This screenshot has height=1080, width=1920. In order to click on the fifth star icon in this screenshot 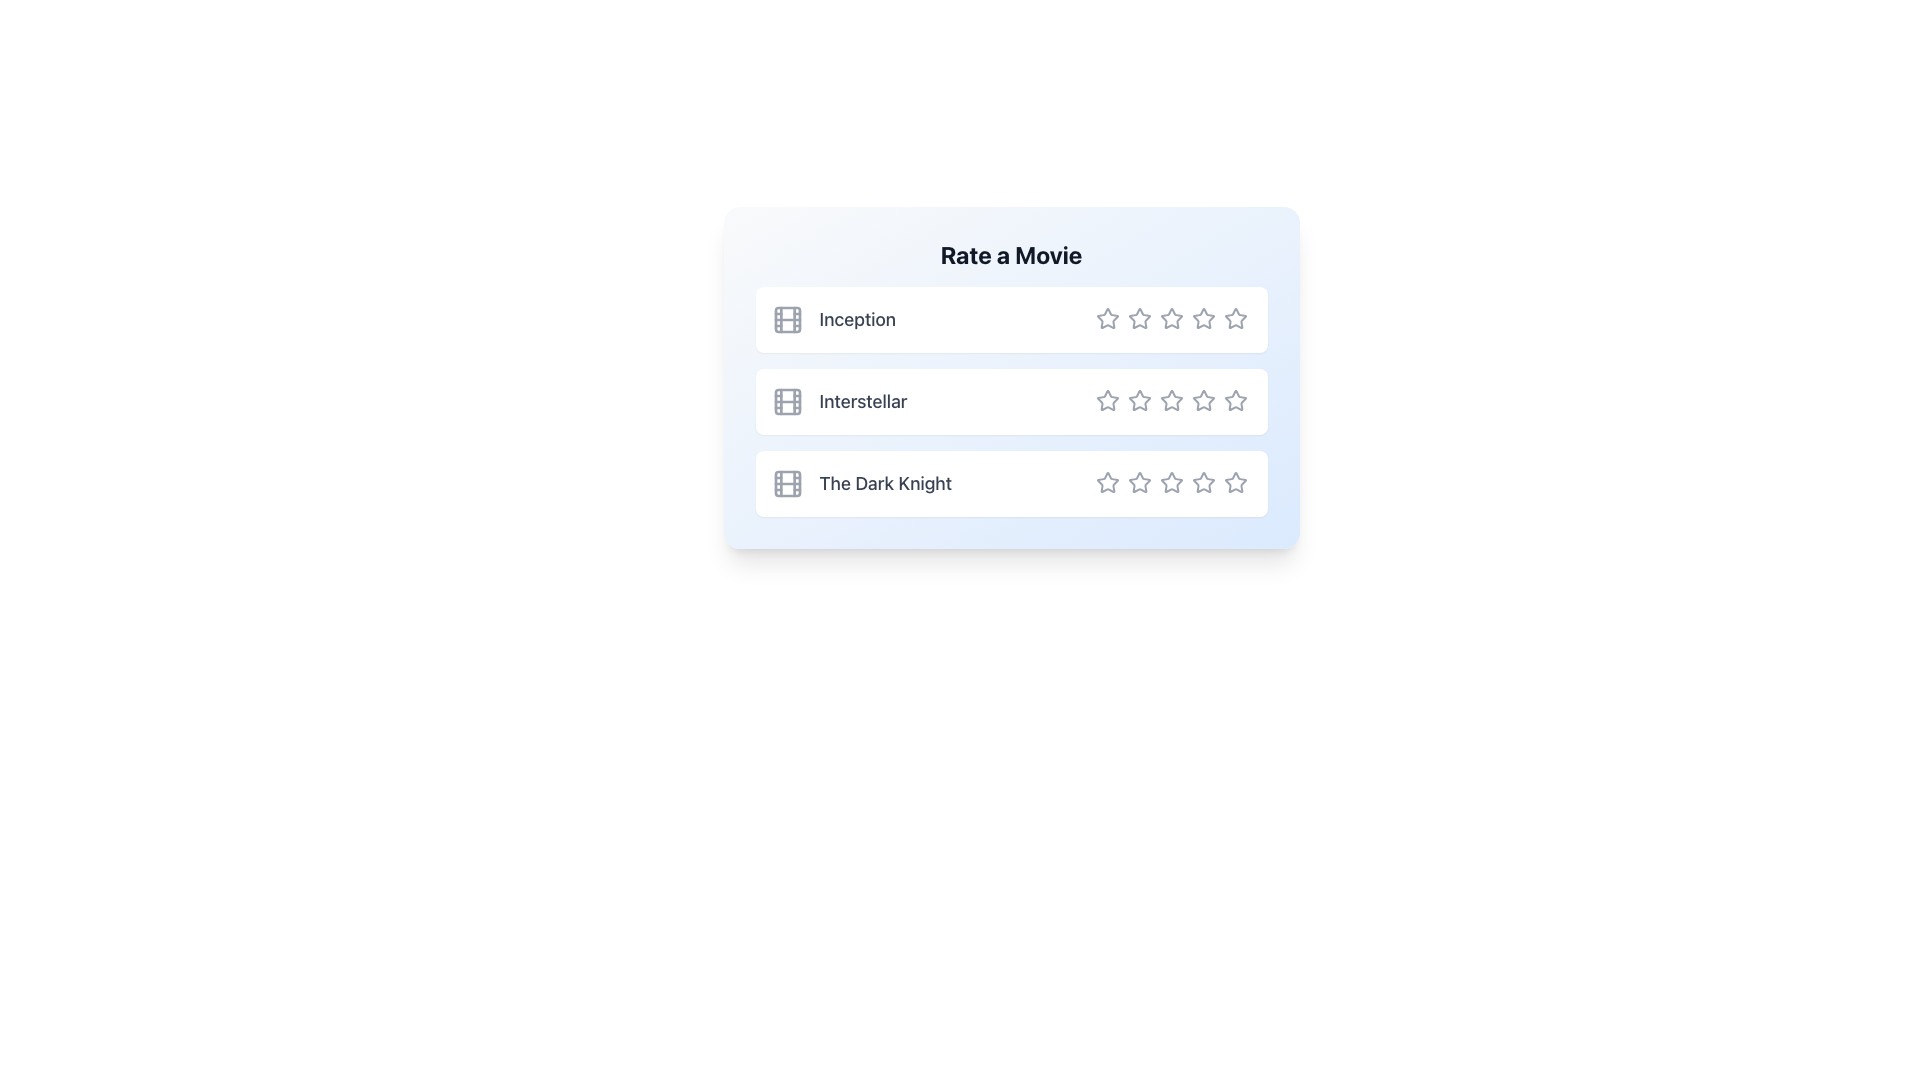, I will do `click(1234, 401)`.